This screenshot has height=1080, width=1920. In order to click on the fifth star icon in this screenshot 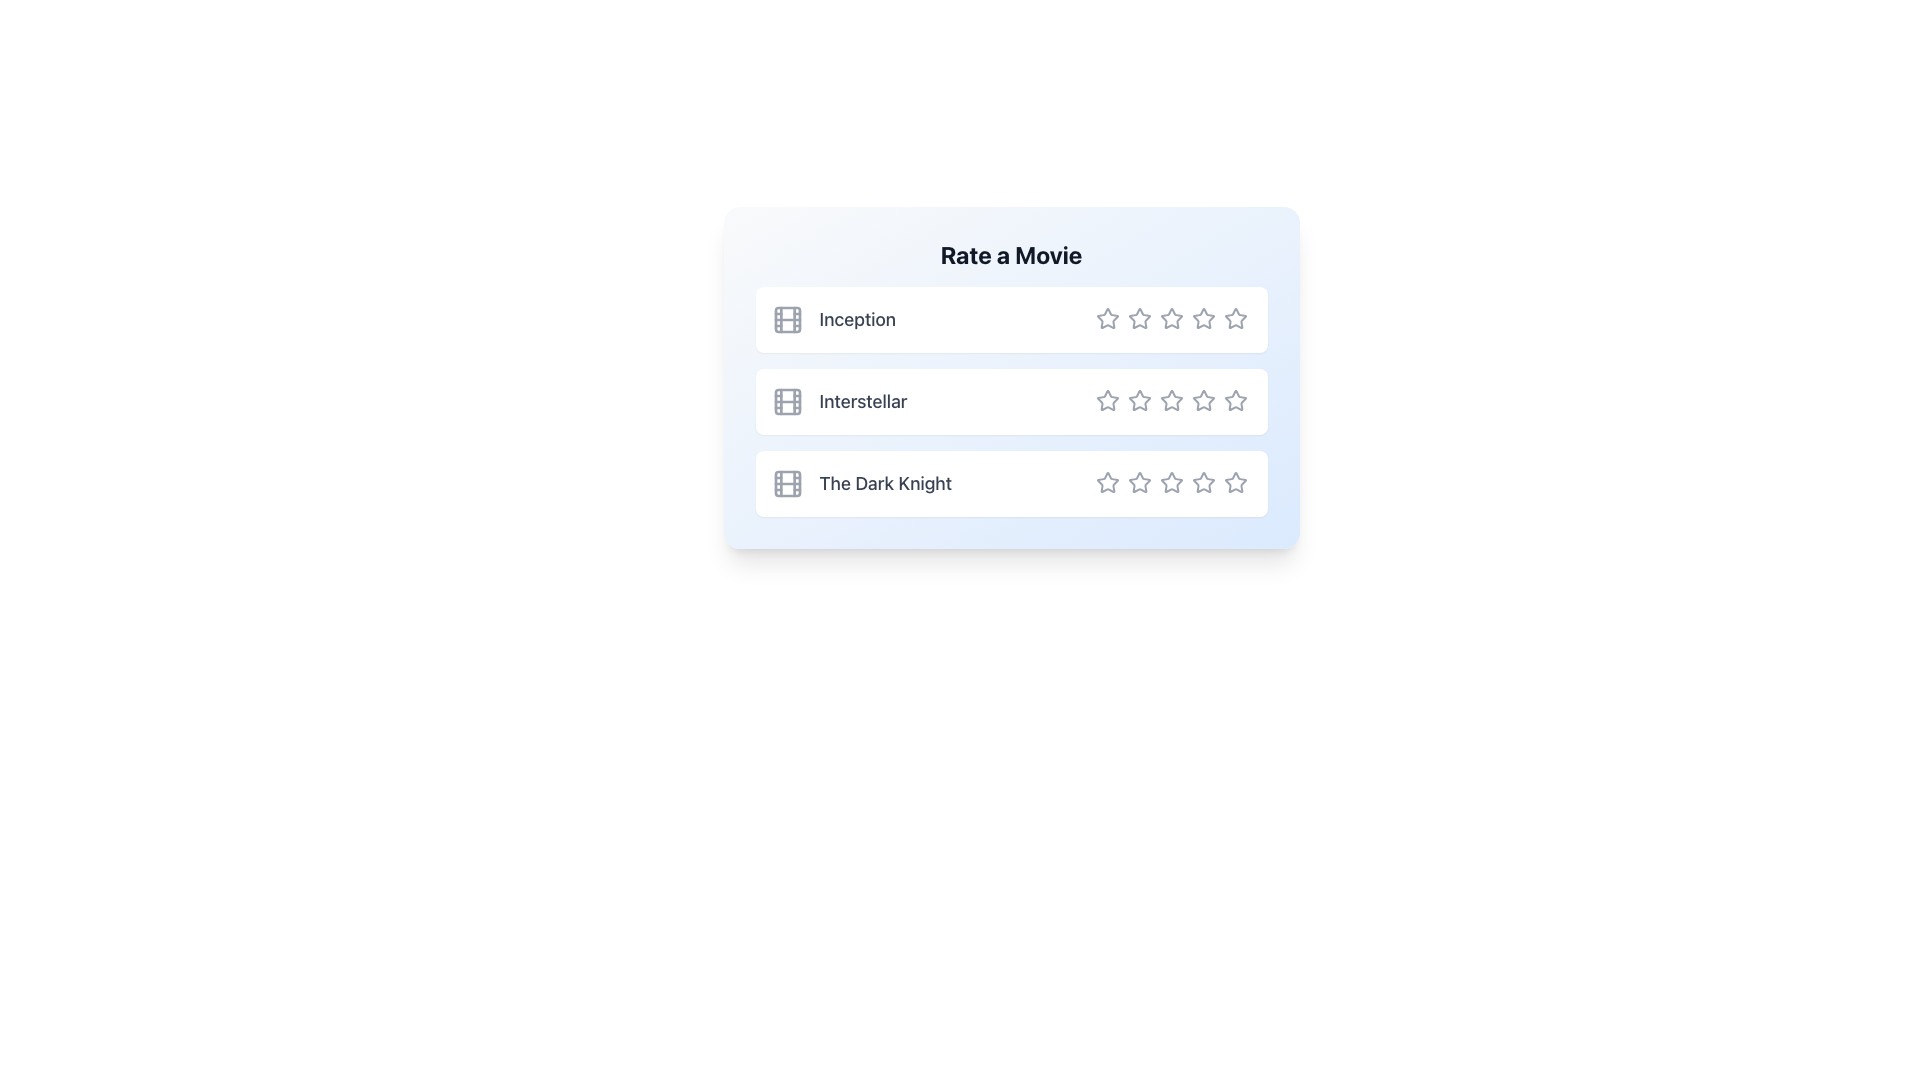, I will do `click(1234, 401)`.